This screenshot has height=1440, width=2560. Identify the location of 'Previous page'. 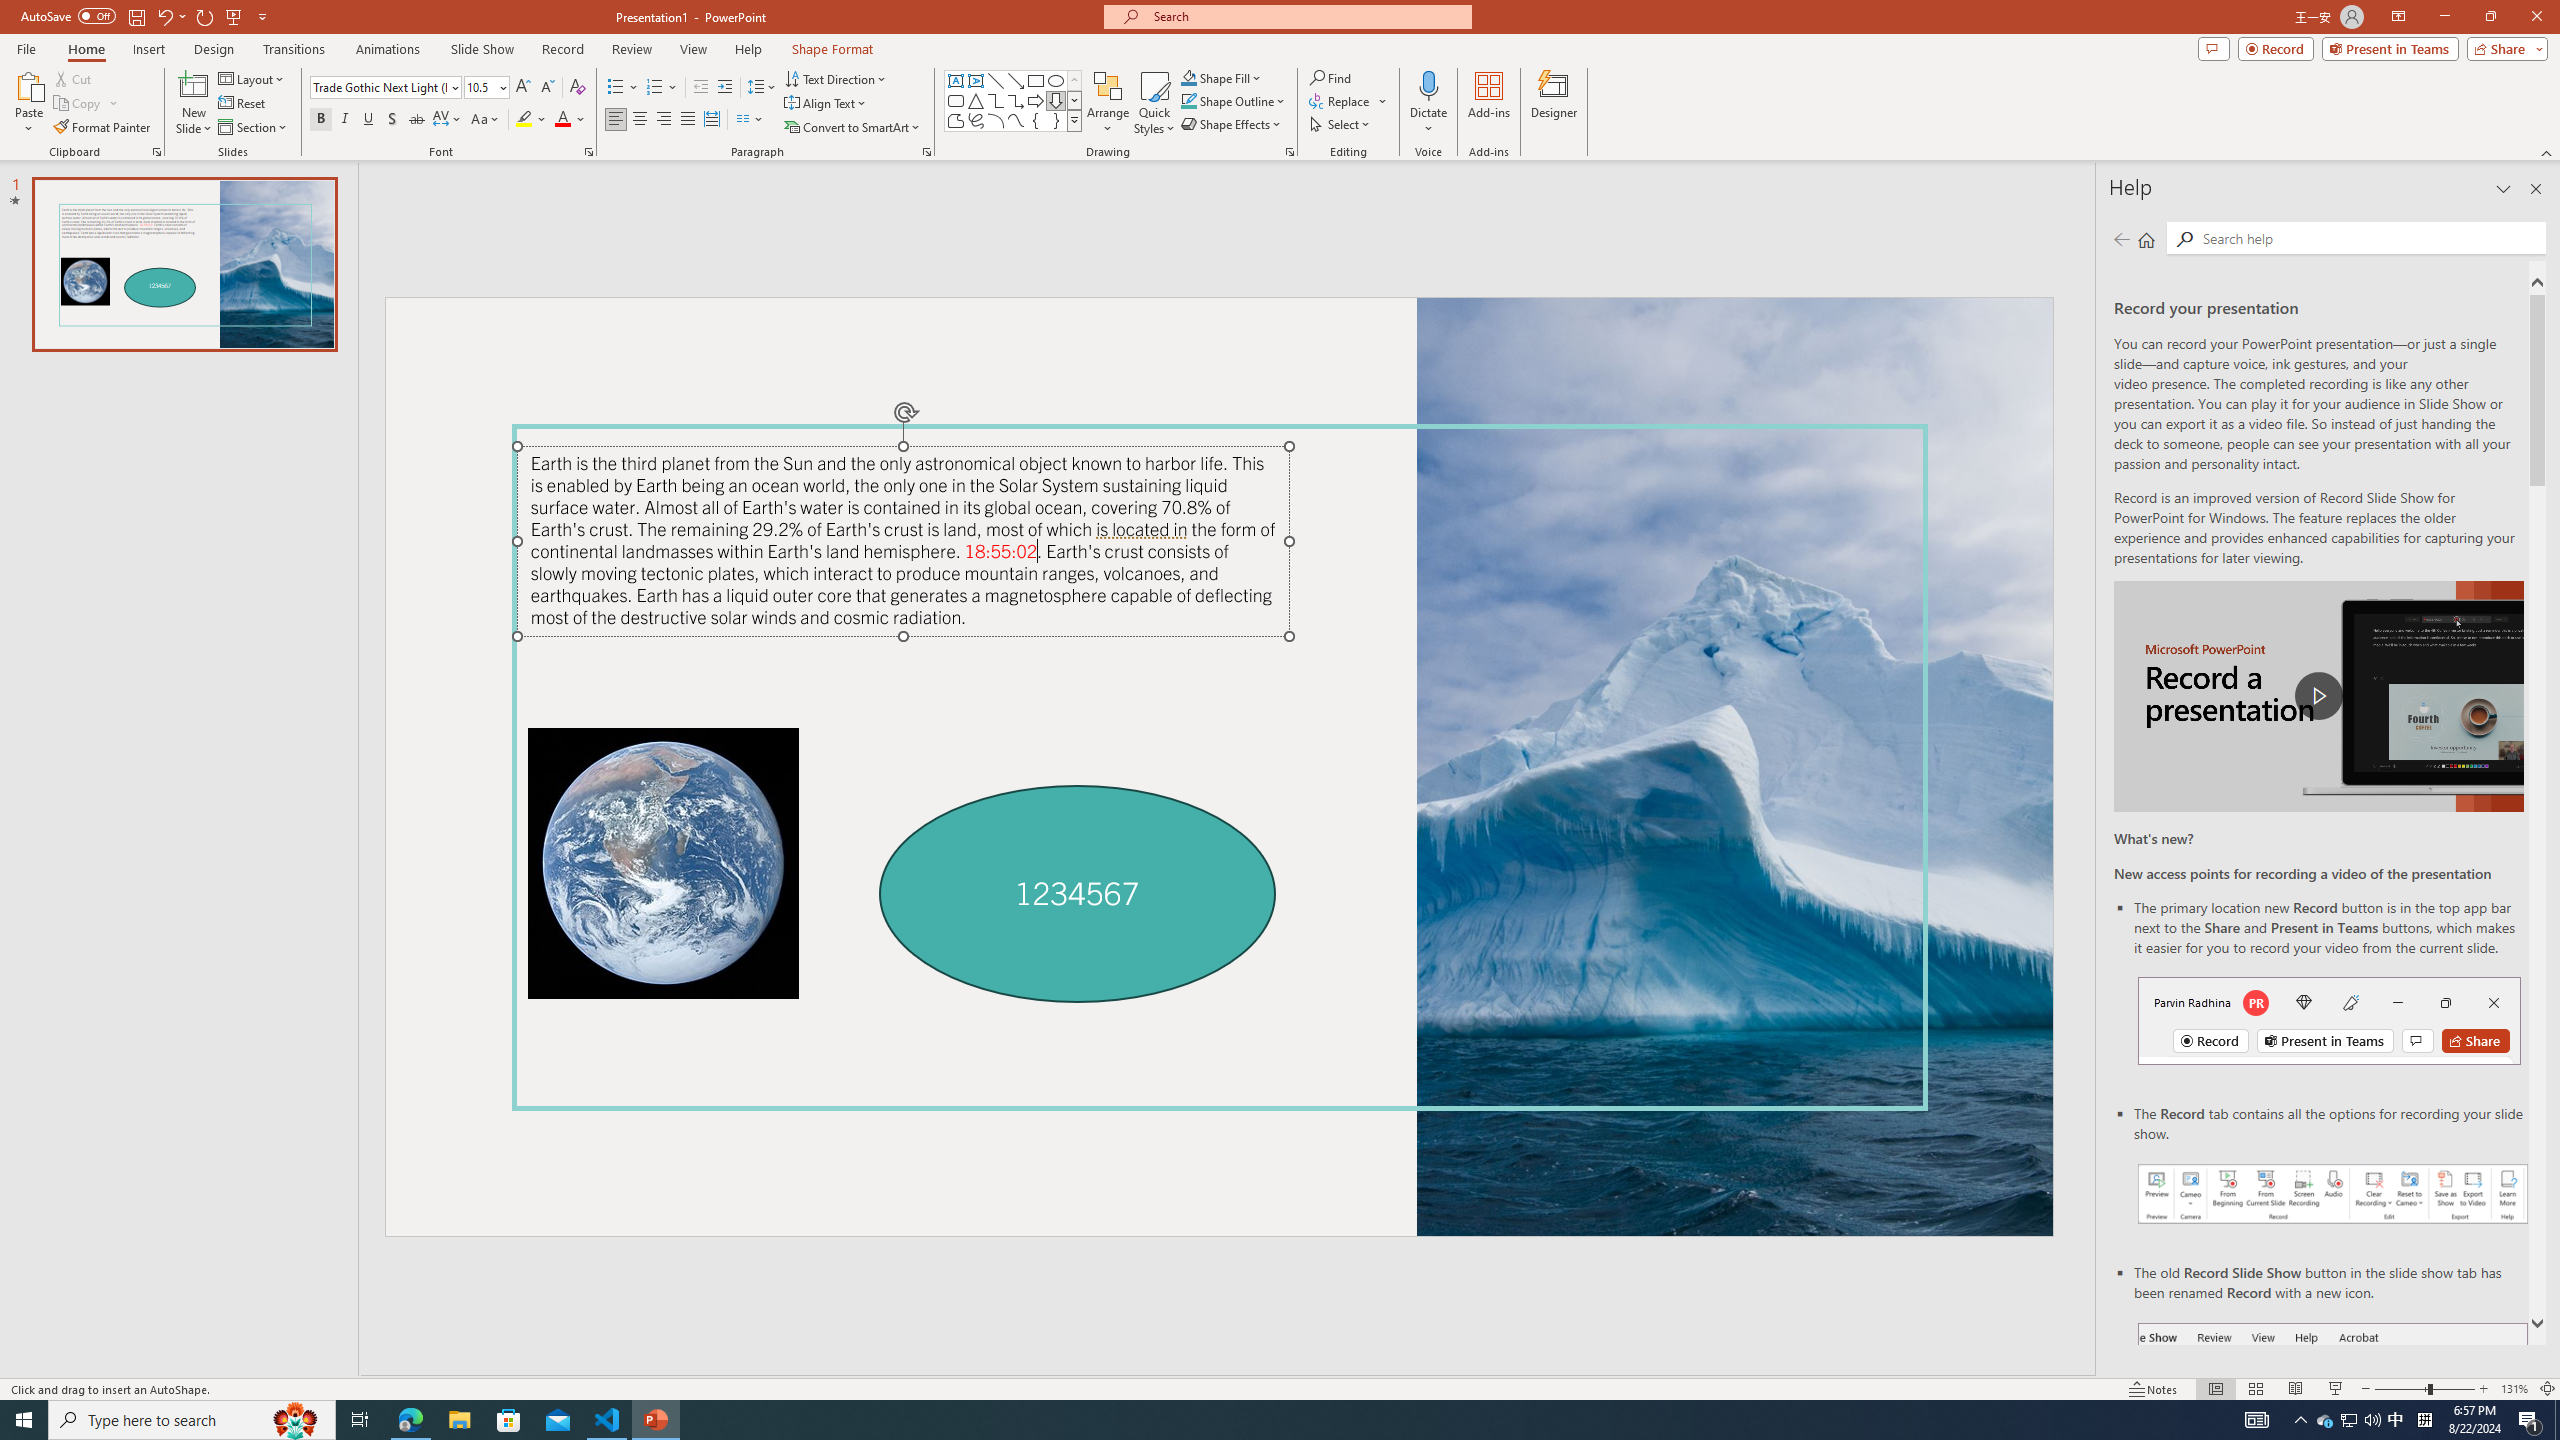
(2121, 238).